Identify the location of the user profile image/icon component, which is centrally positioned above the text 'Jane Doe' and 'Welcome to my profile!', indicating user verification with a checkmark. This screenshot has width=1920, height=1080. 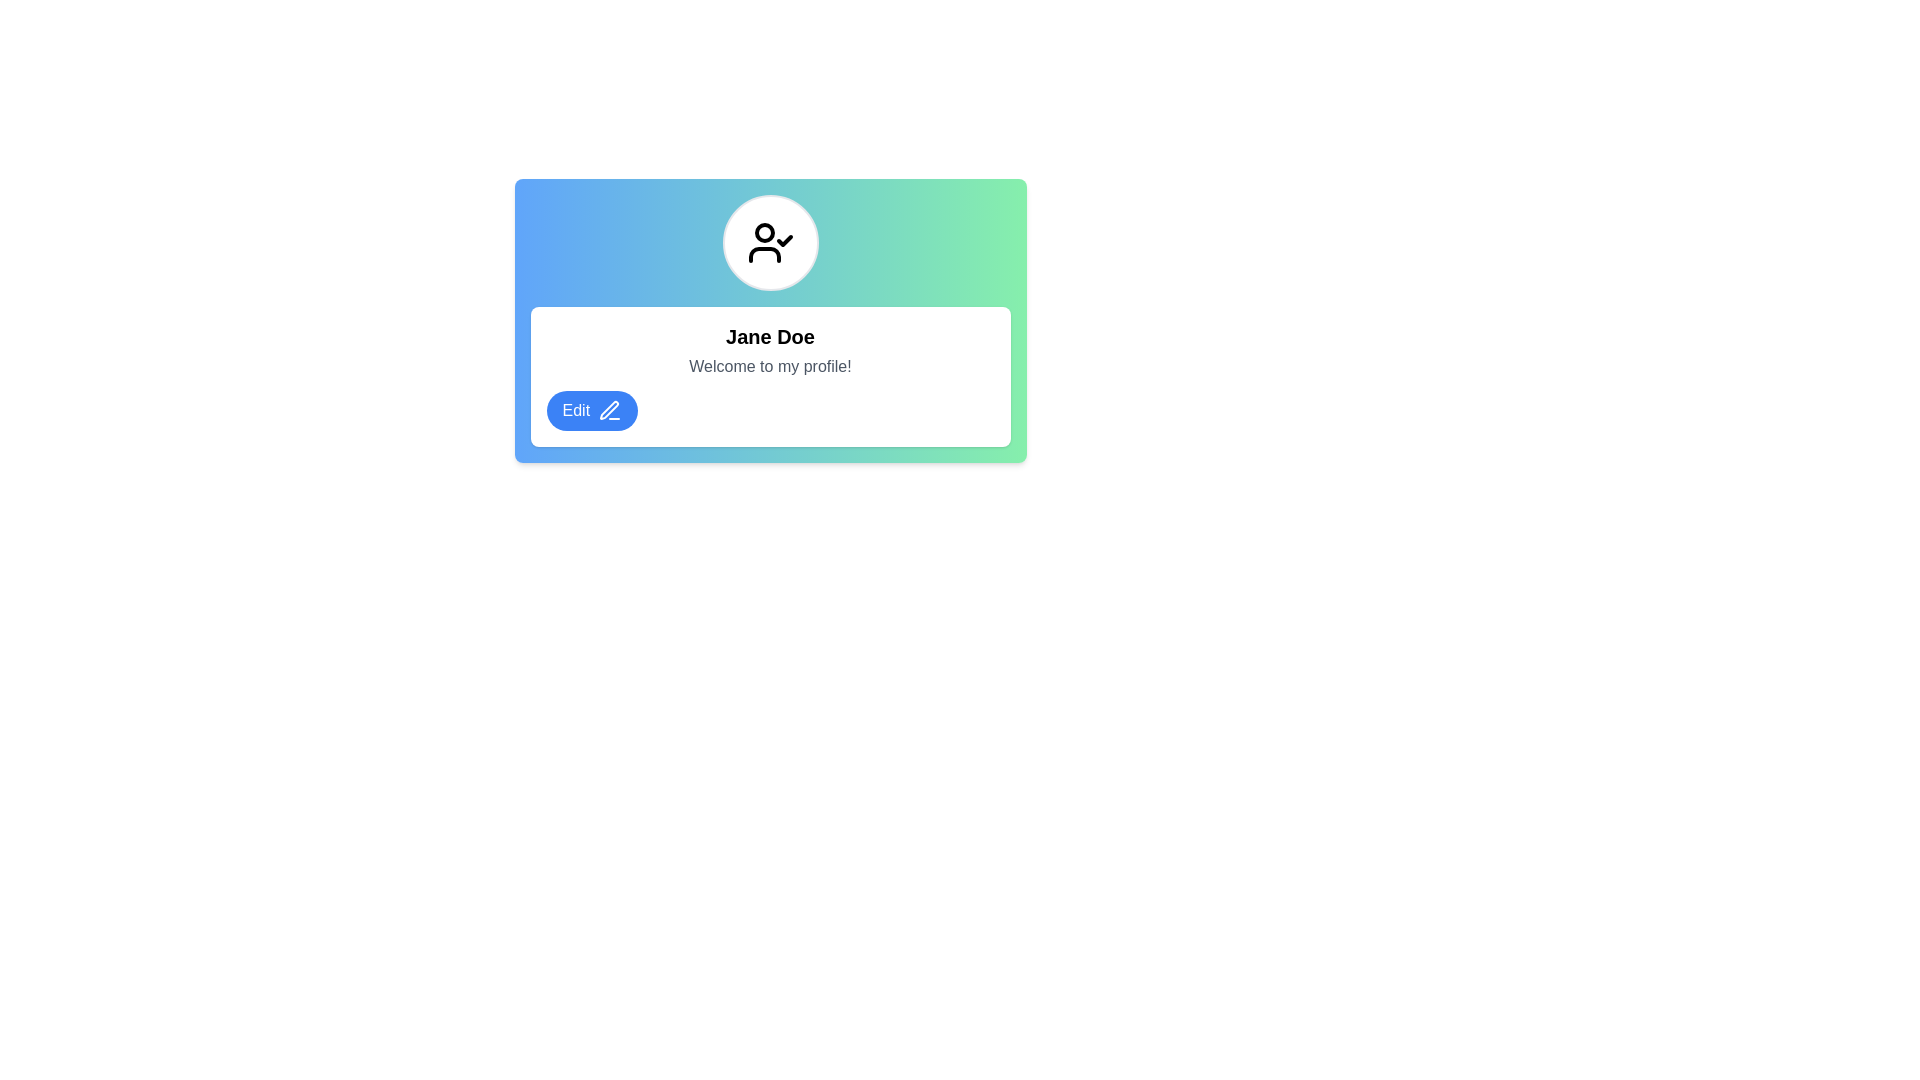
(769, 242).